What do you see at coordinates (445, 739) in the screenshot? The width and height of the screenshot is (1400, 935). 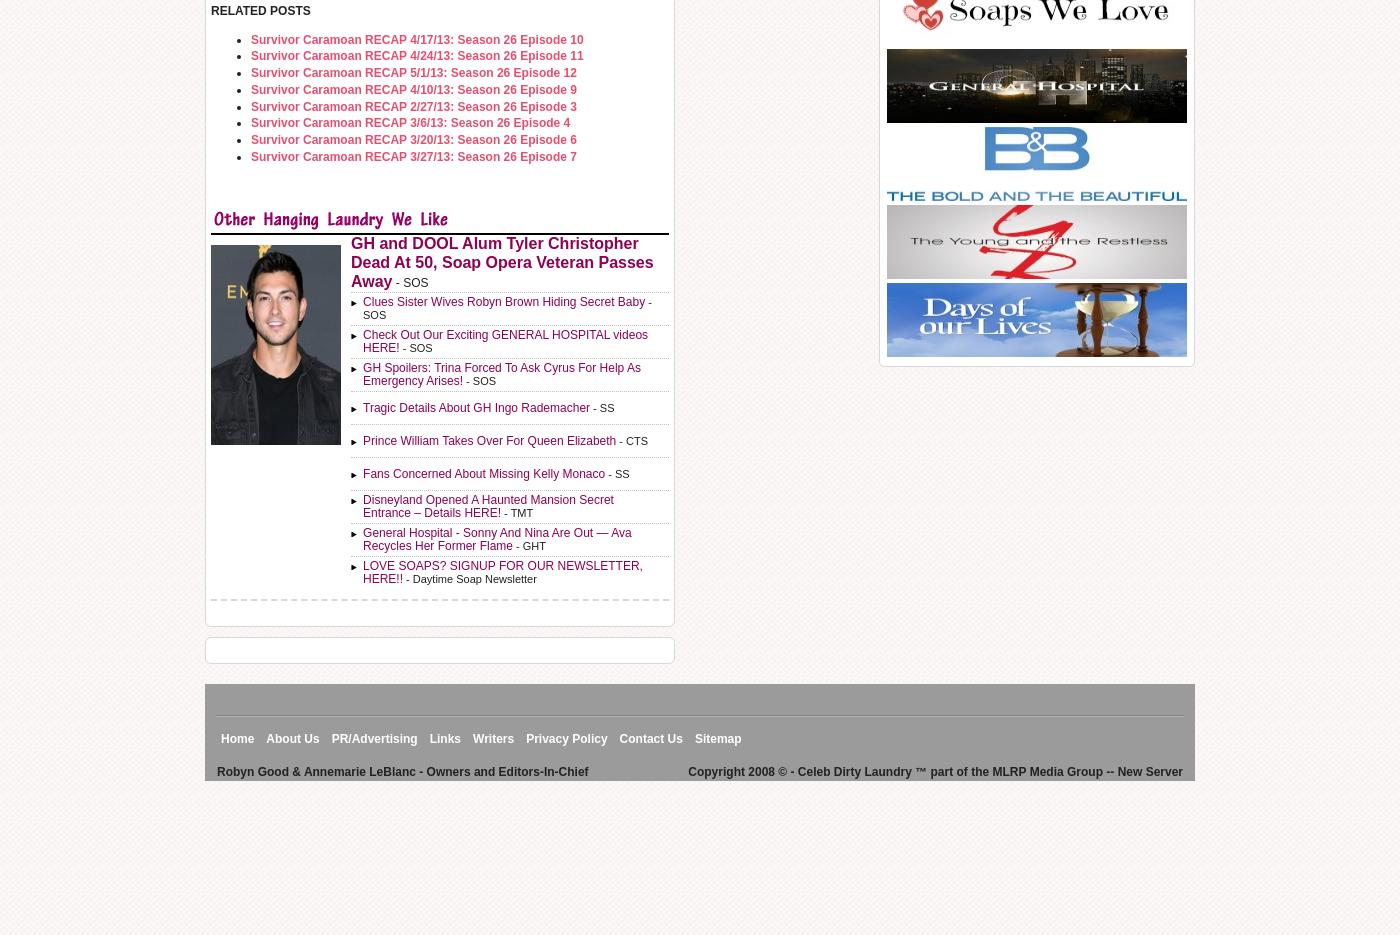 I see `'Links'` at bounding box center [445, 739].